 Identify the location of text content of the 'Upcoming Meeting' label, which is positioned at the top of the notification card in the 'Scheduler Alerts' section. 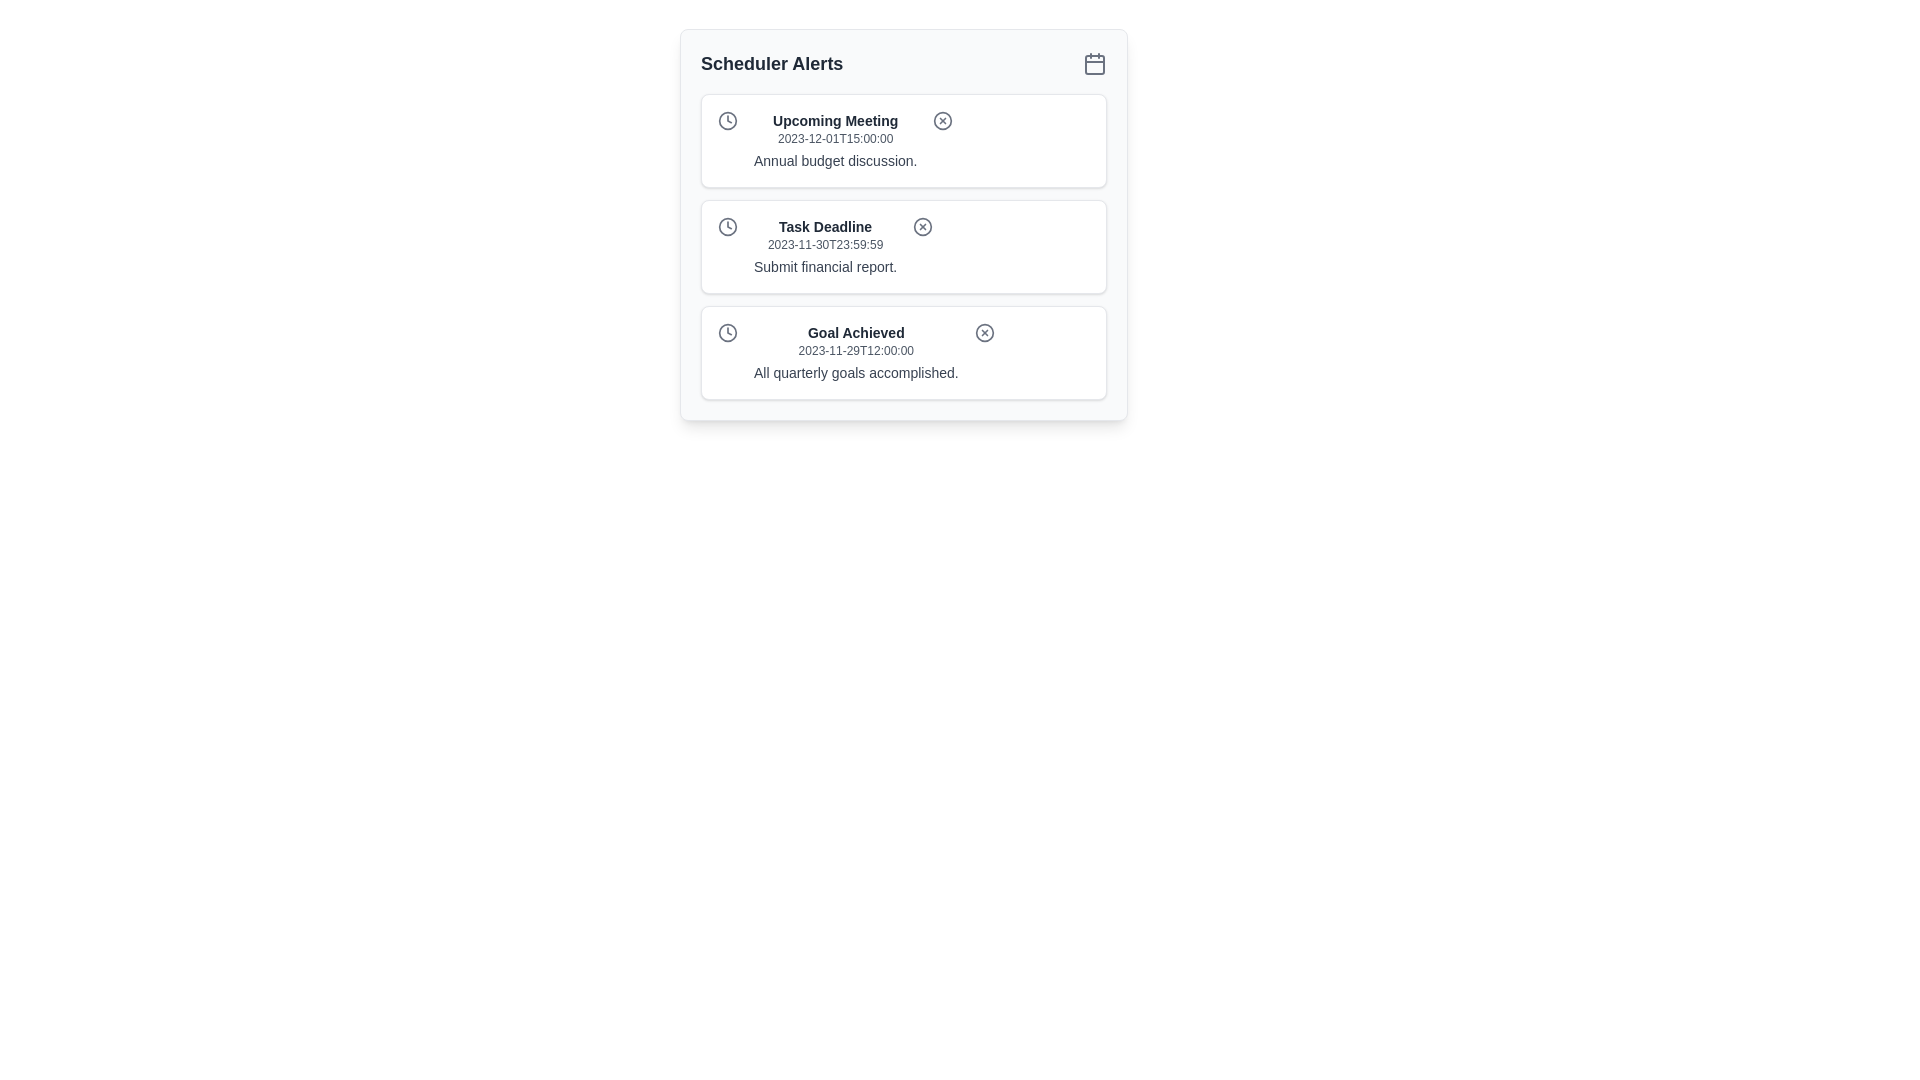
(835, 120).